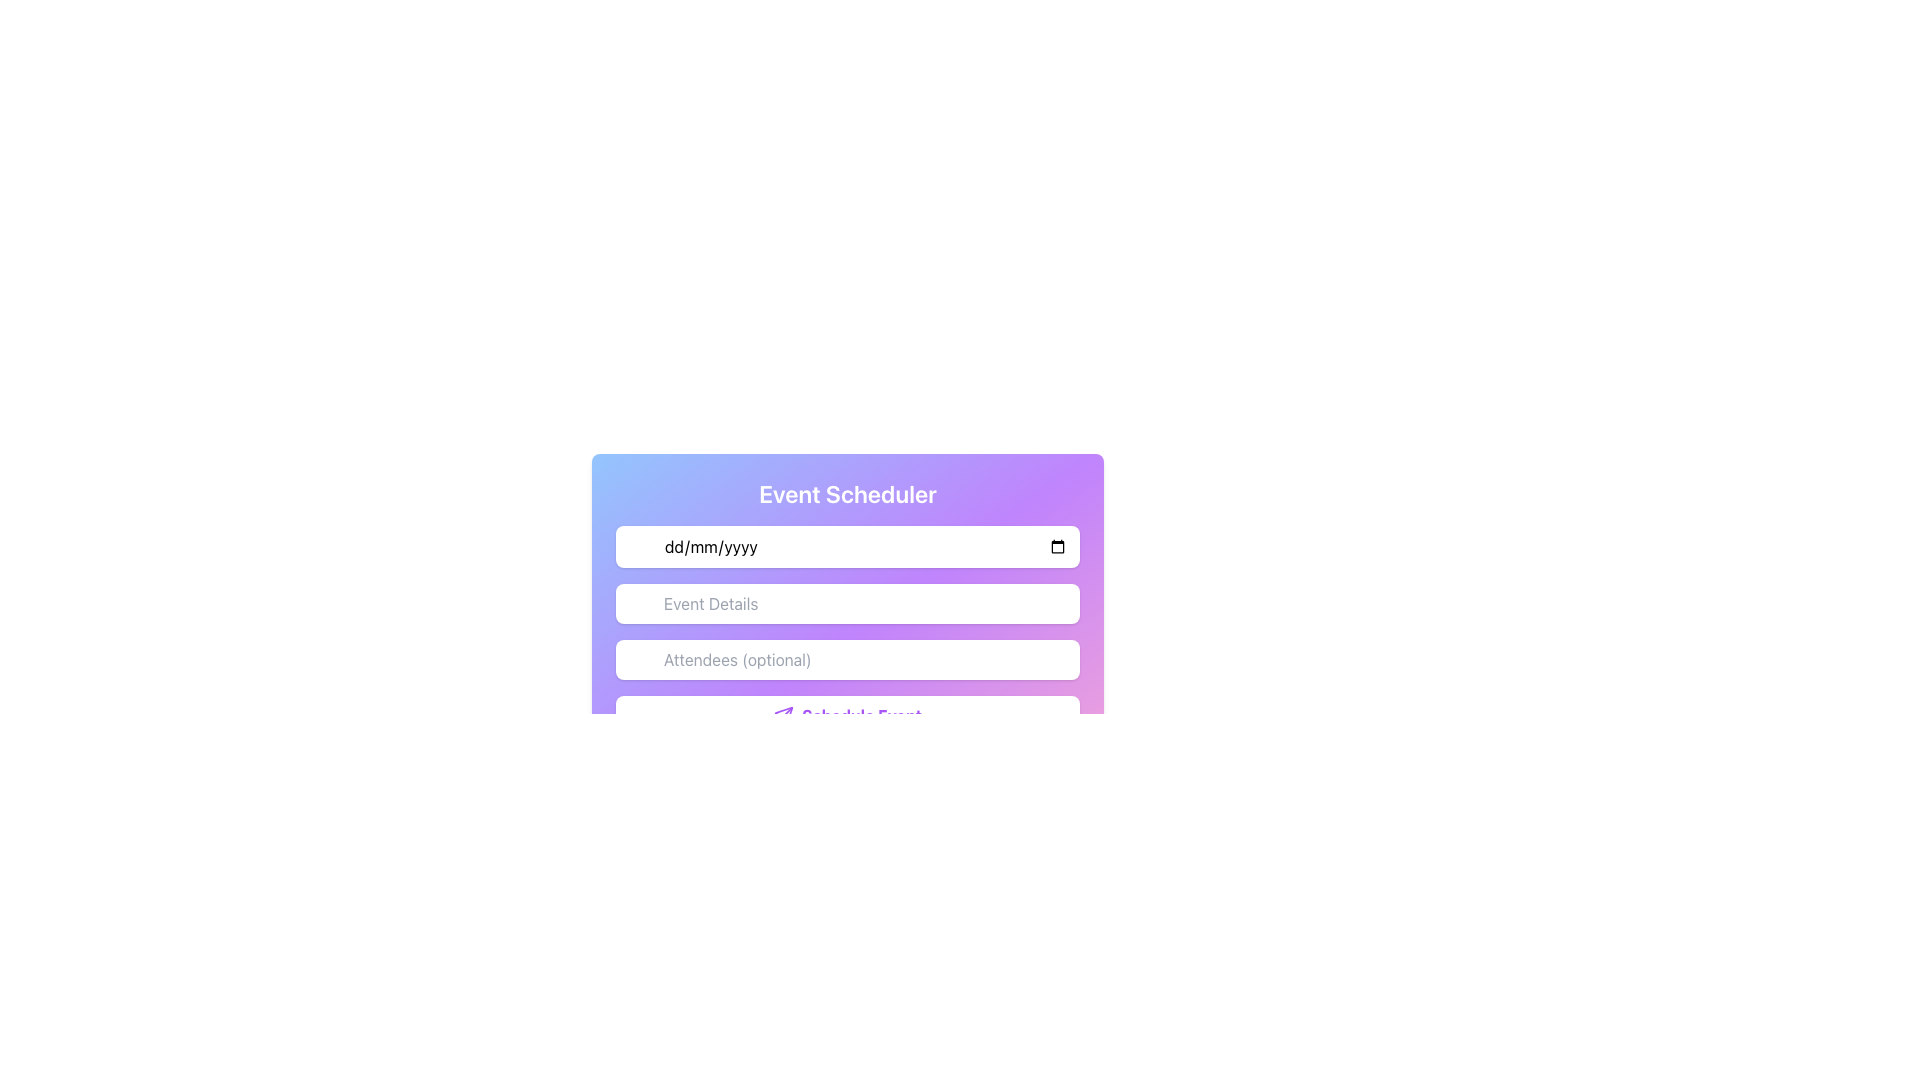 The image size is (1920, 1080). Describe the element at coordinates (848, 631) in the screenshot. I see `the second text input field in the 'Event Scheduler' card component, which is located immediately below the date input field` at that location.